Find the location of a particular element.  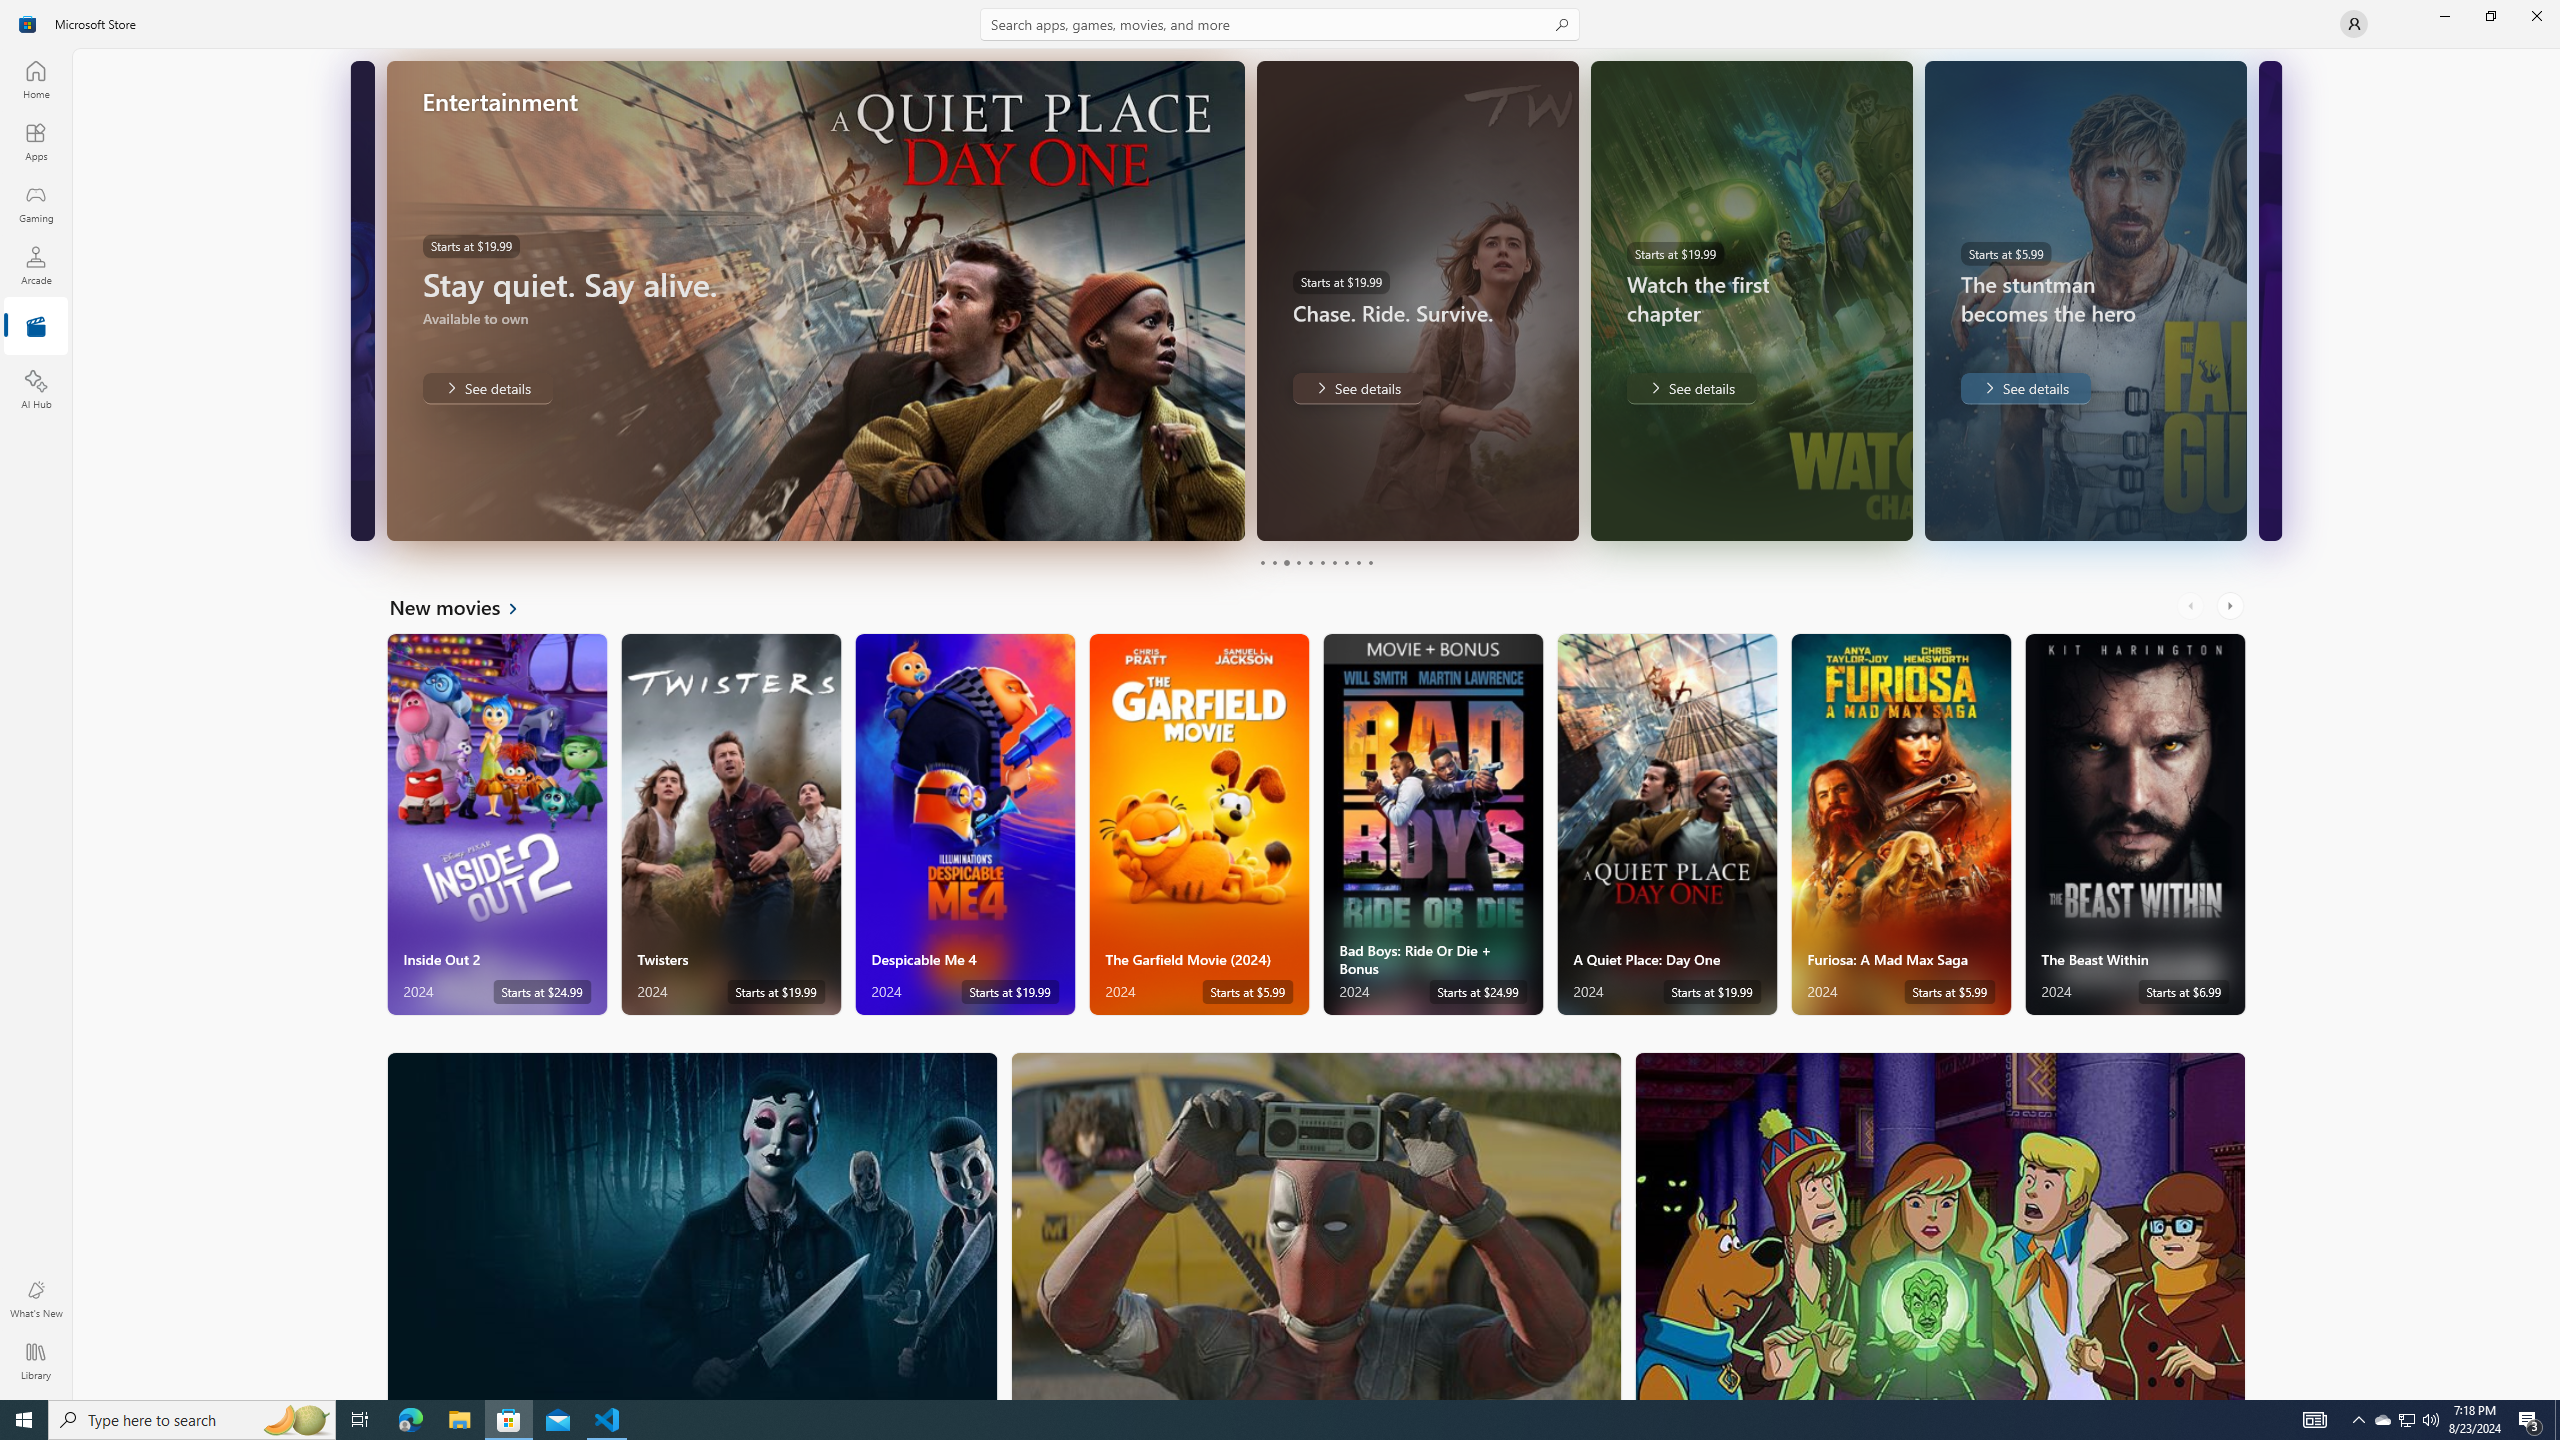

'Page 5' is located at coordinates (1308, 562).